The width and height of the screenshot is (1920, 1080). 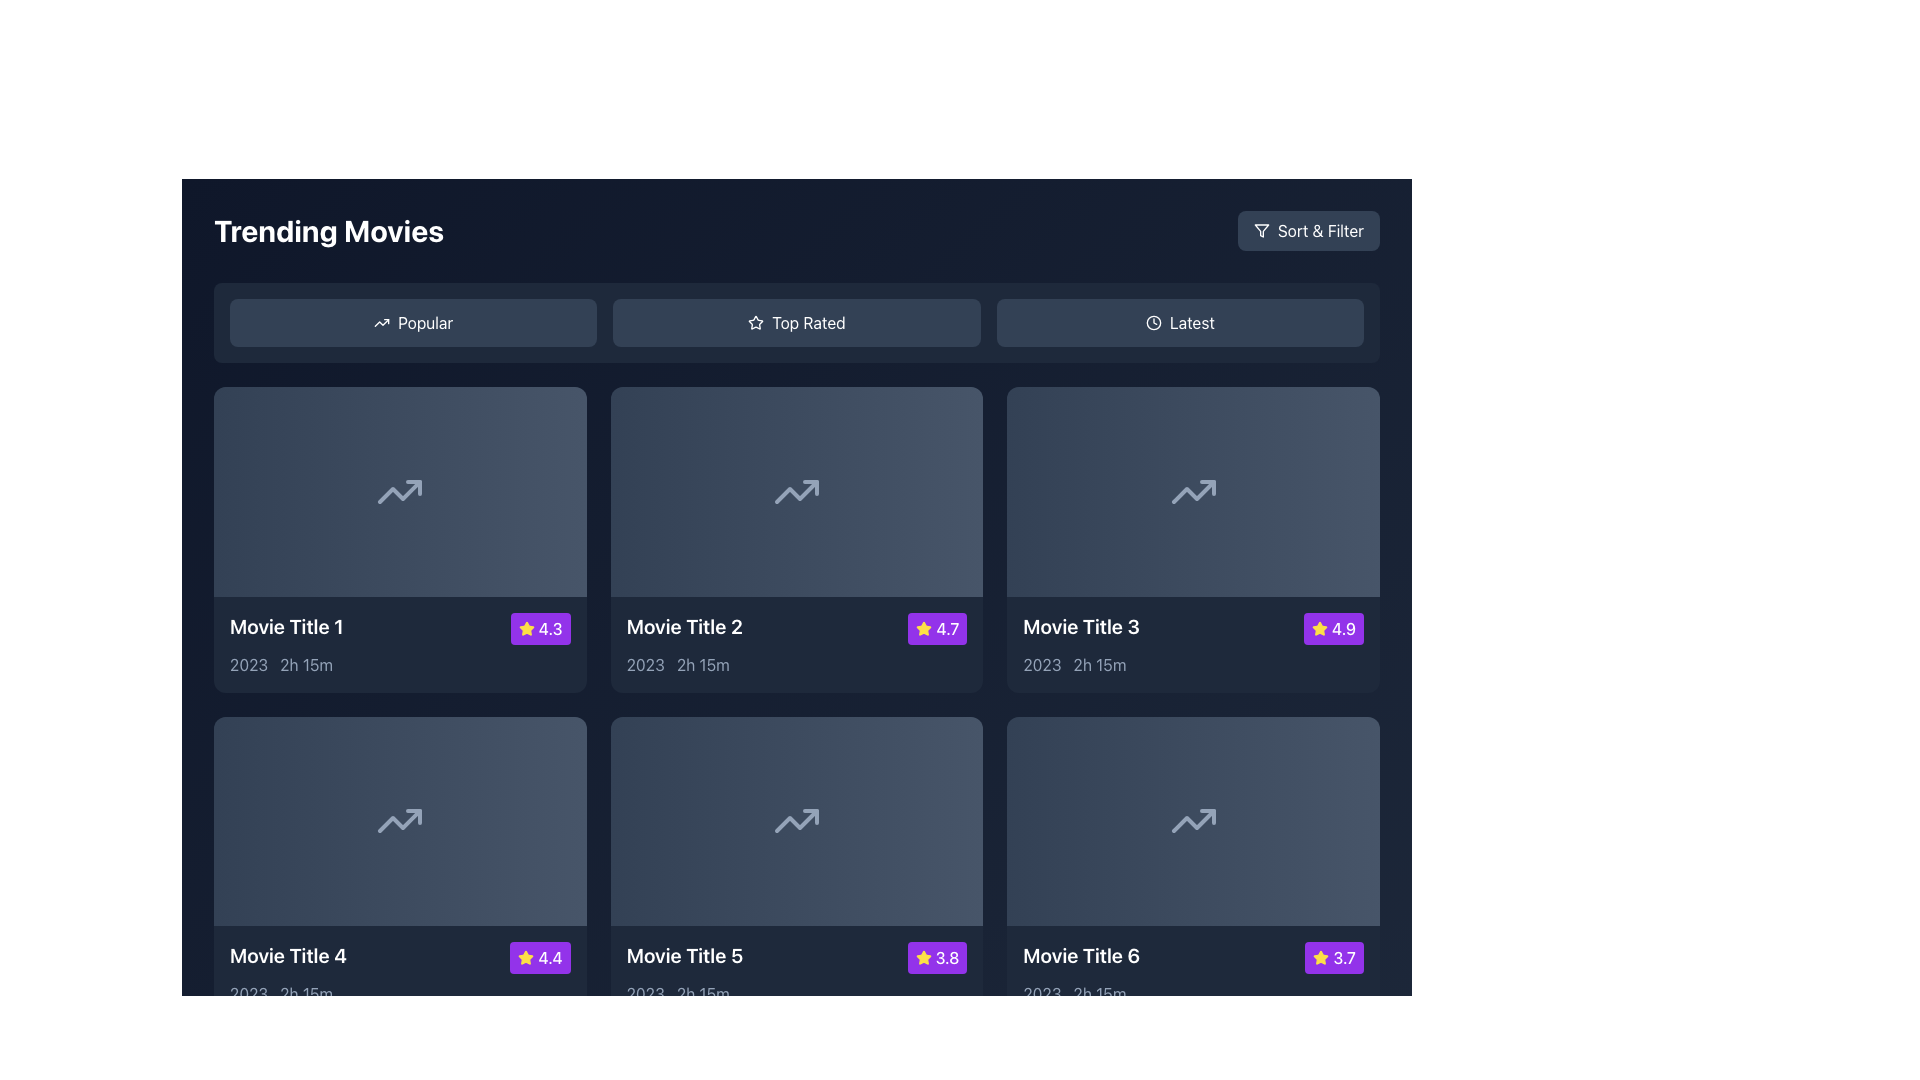 I want to click on the 'Top Rated' icon positioned in the top section of the interface, near the 'Popular' and 'Latest' options, which visually indicates the 'Top Rated' section, so click(x=755, y=321).